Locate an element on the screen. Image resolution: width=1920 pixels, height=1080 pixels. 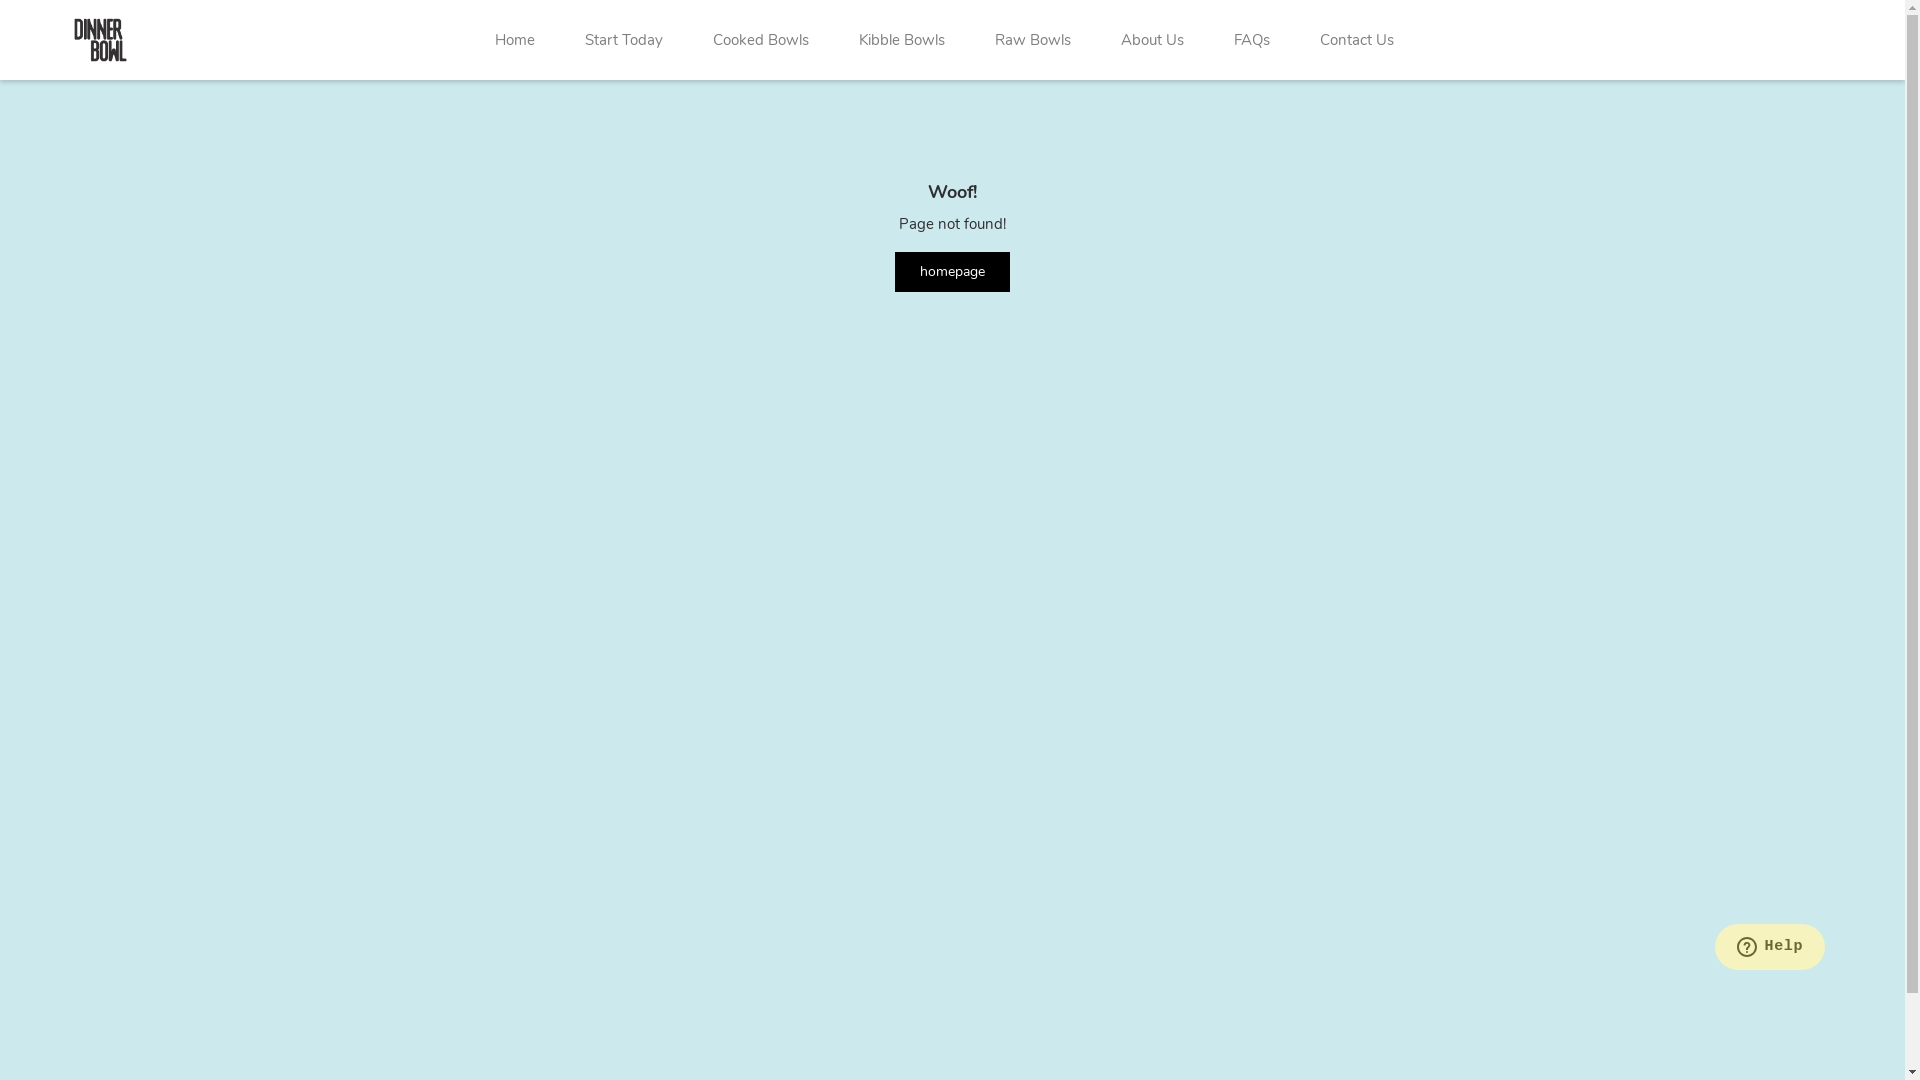
'homepage' is located at coordinates (951, 272).